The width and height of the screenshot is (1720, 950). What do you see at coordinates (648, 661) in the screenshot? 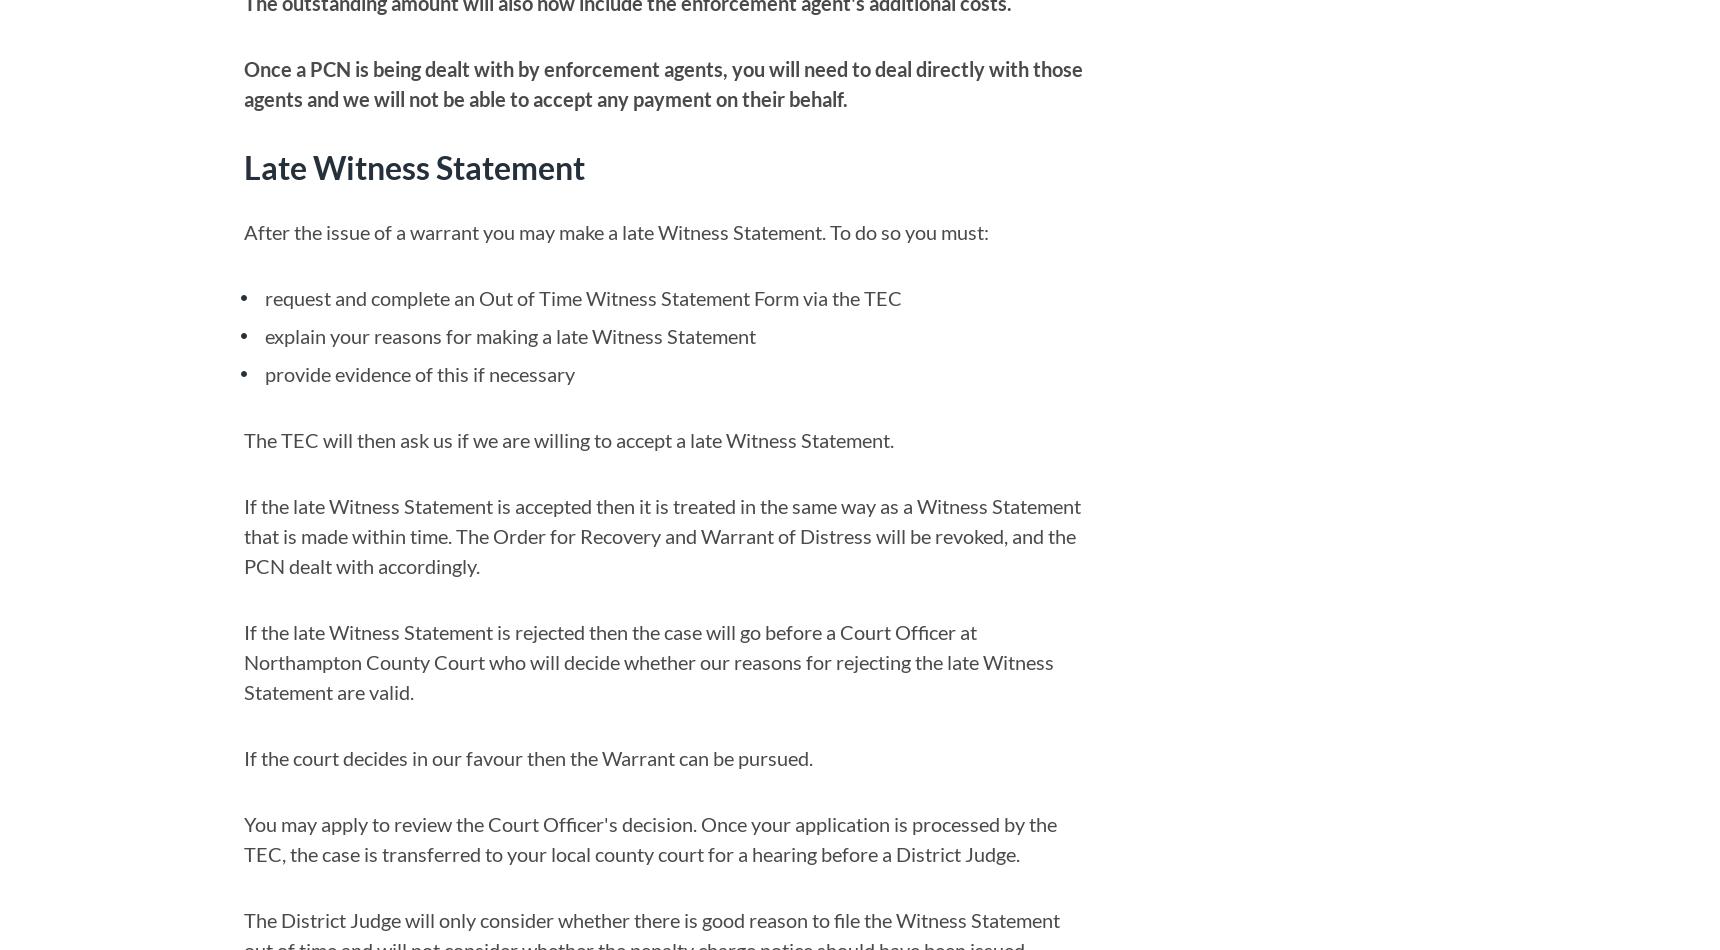
I see `'If the late Witness Statement is rejected then the case will go before a Court Officer at Northampton County Court who will decide whether our reasons for rejecting the late Witness Statement are valid.'` at bounding box center [648, 661].